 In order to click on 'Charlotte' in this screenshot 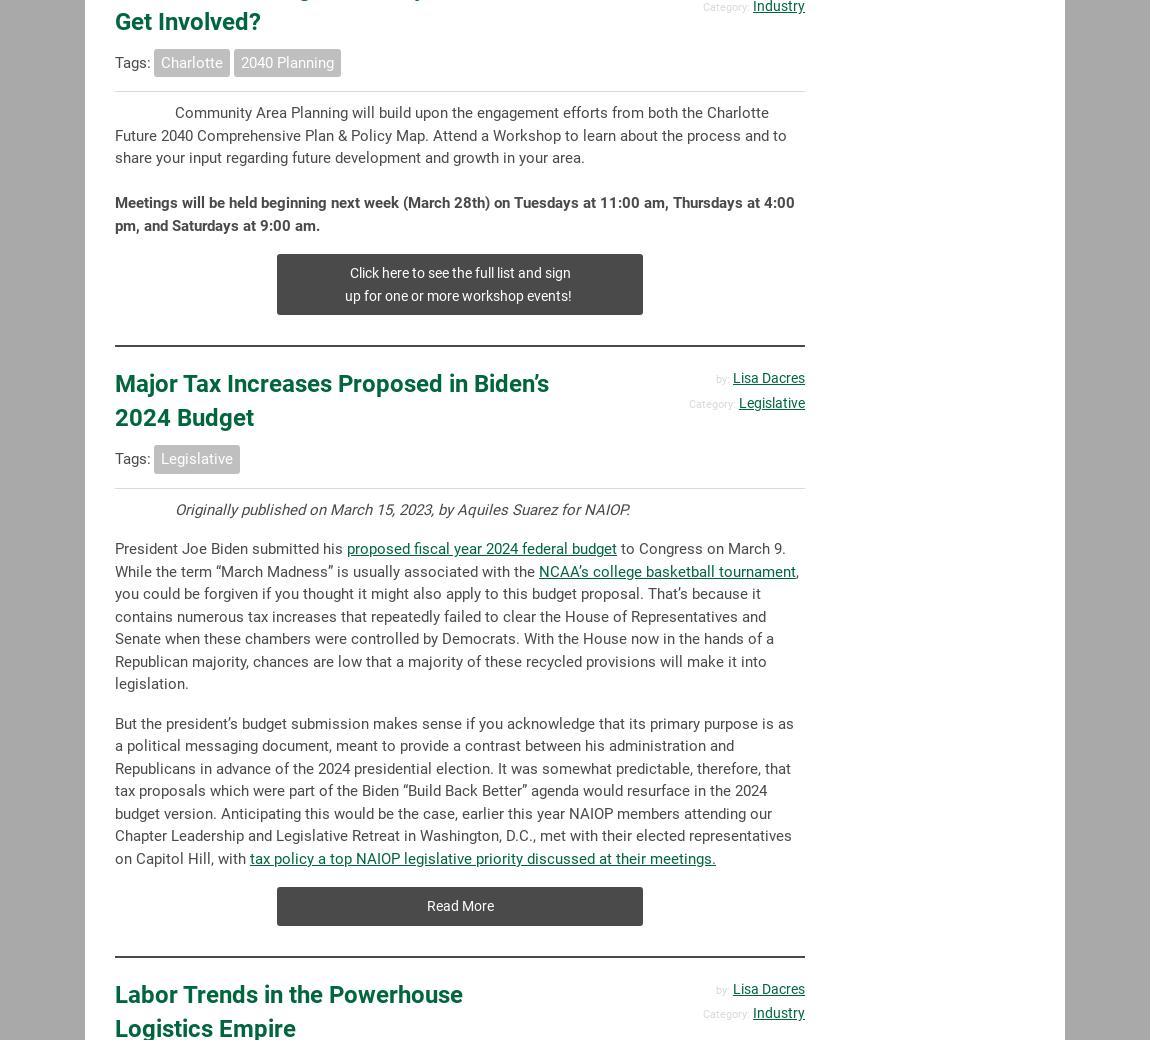, I will do `click(191, 60)`.